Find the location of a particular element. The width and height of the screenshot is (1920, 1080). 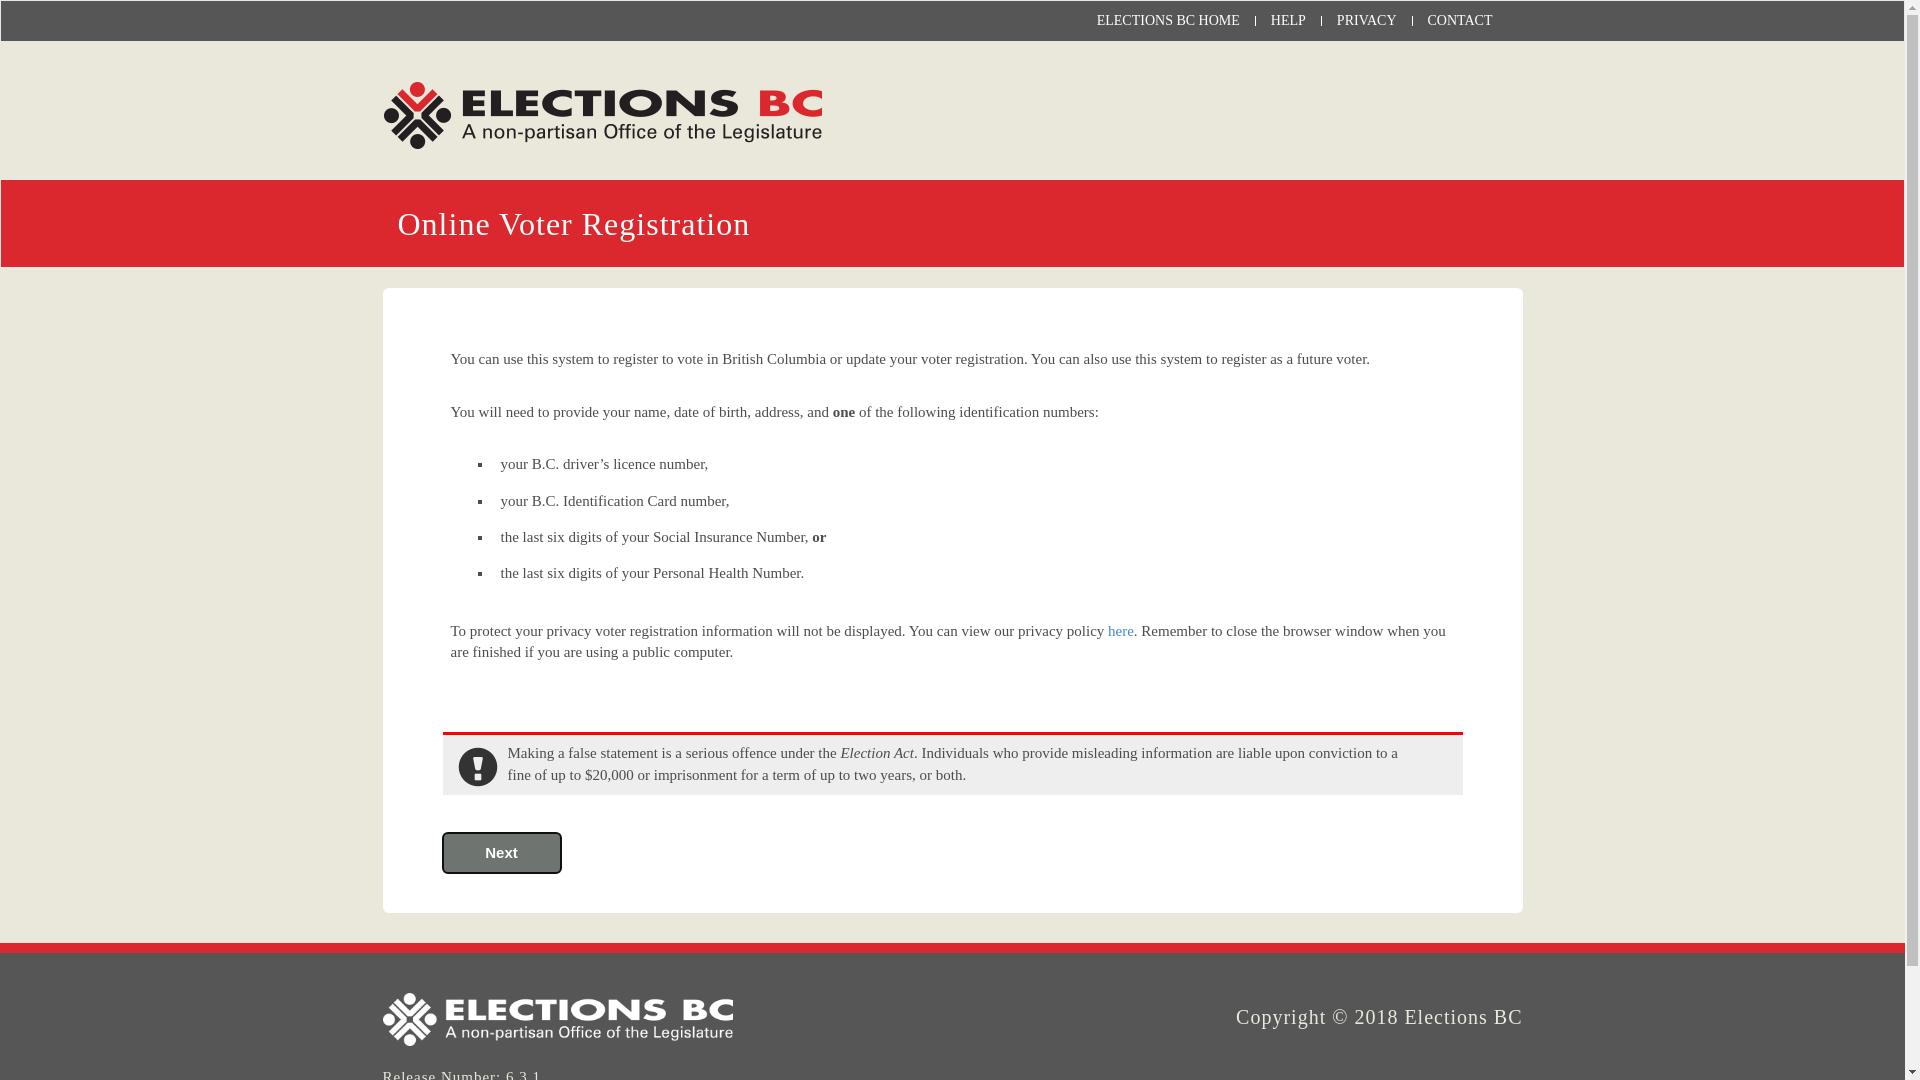

'Click to continue' is located at coordinates (440, 852).